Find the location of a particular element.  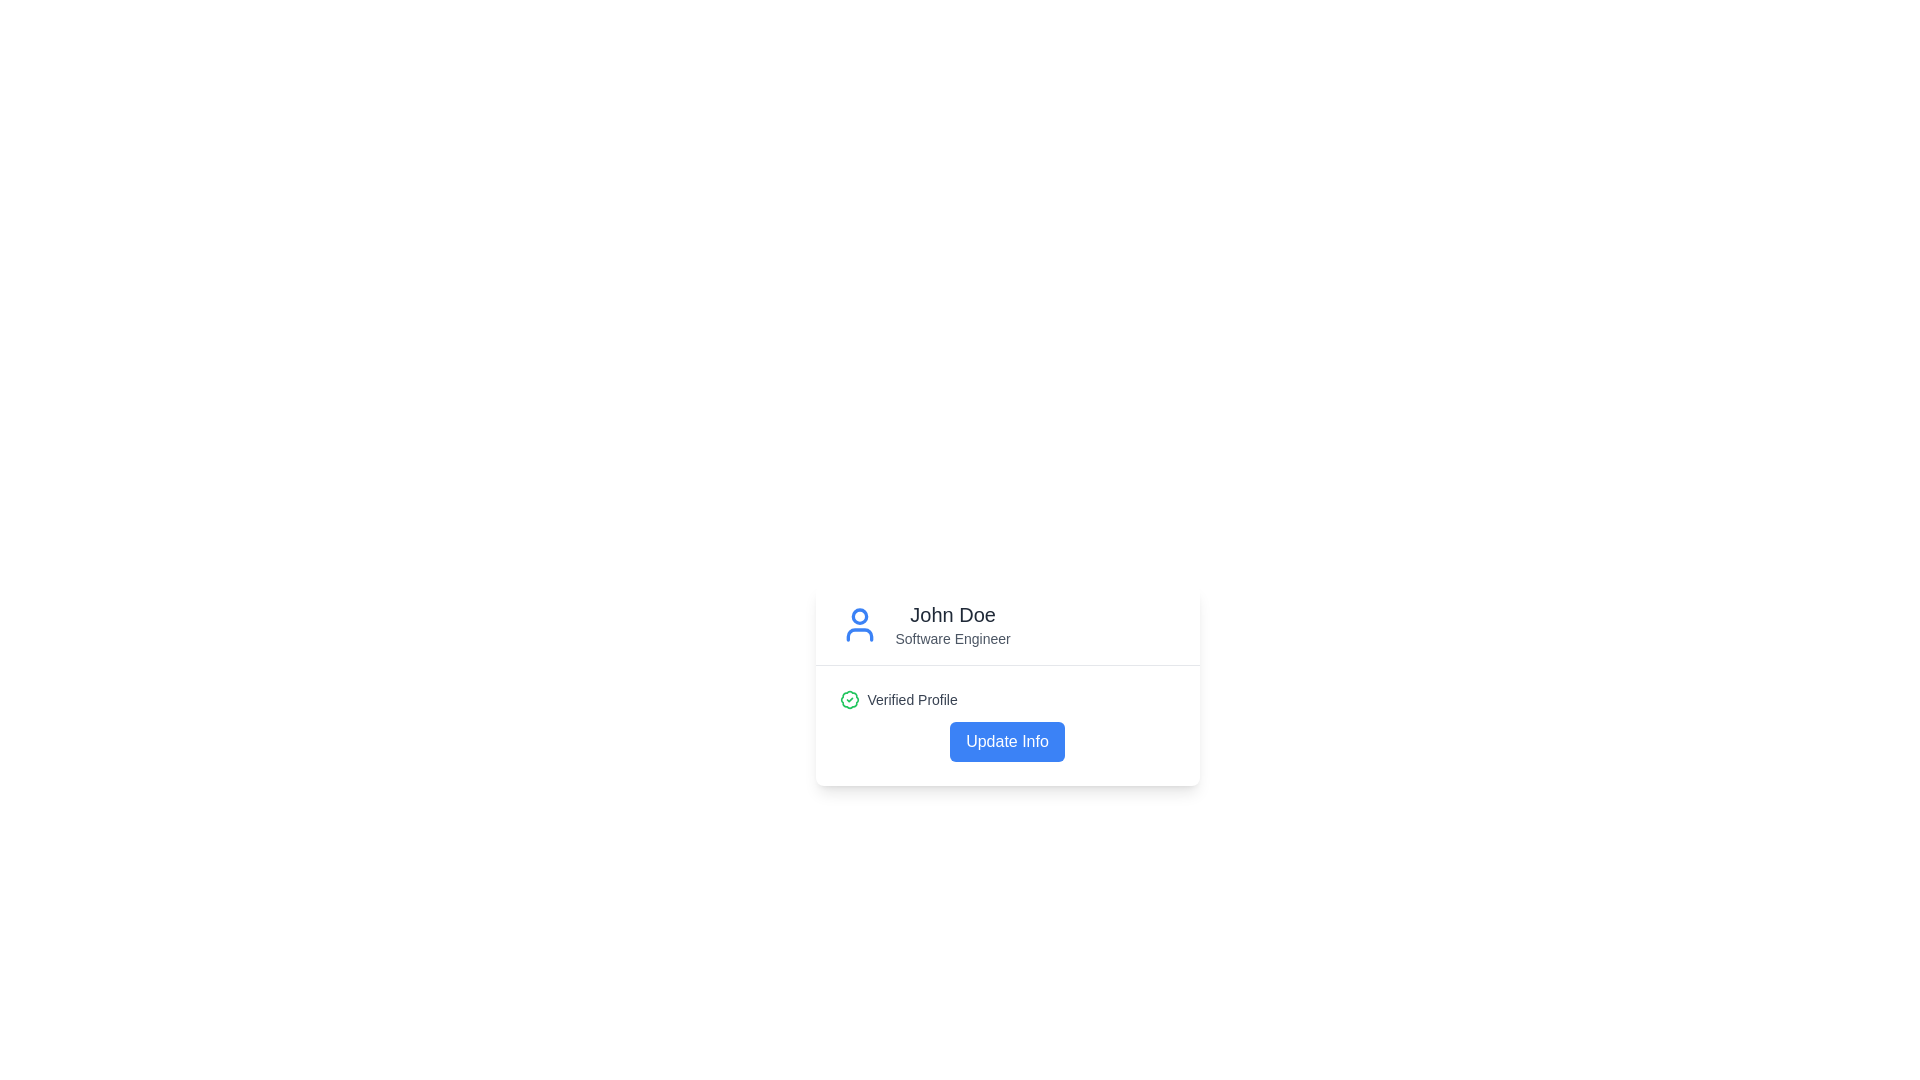

the text label displaying 'Software Engineer', which is styled in gray and located directly beneath the name 'John Doe' in the user profile section is located at coordinates (952, 639).